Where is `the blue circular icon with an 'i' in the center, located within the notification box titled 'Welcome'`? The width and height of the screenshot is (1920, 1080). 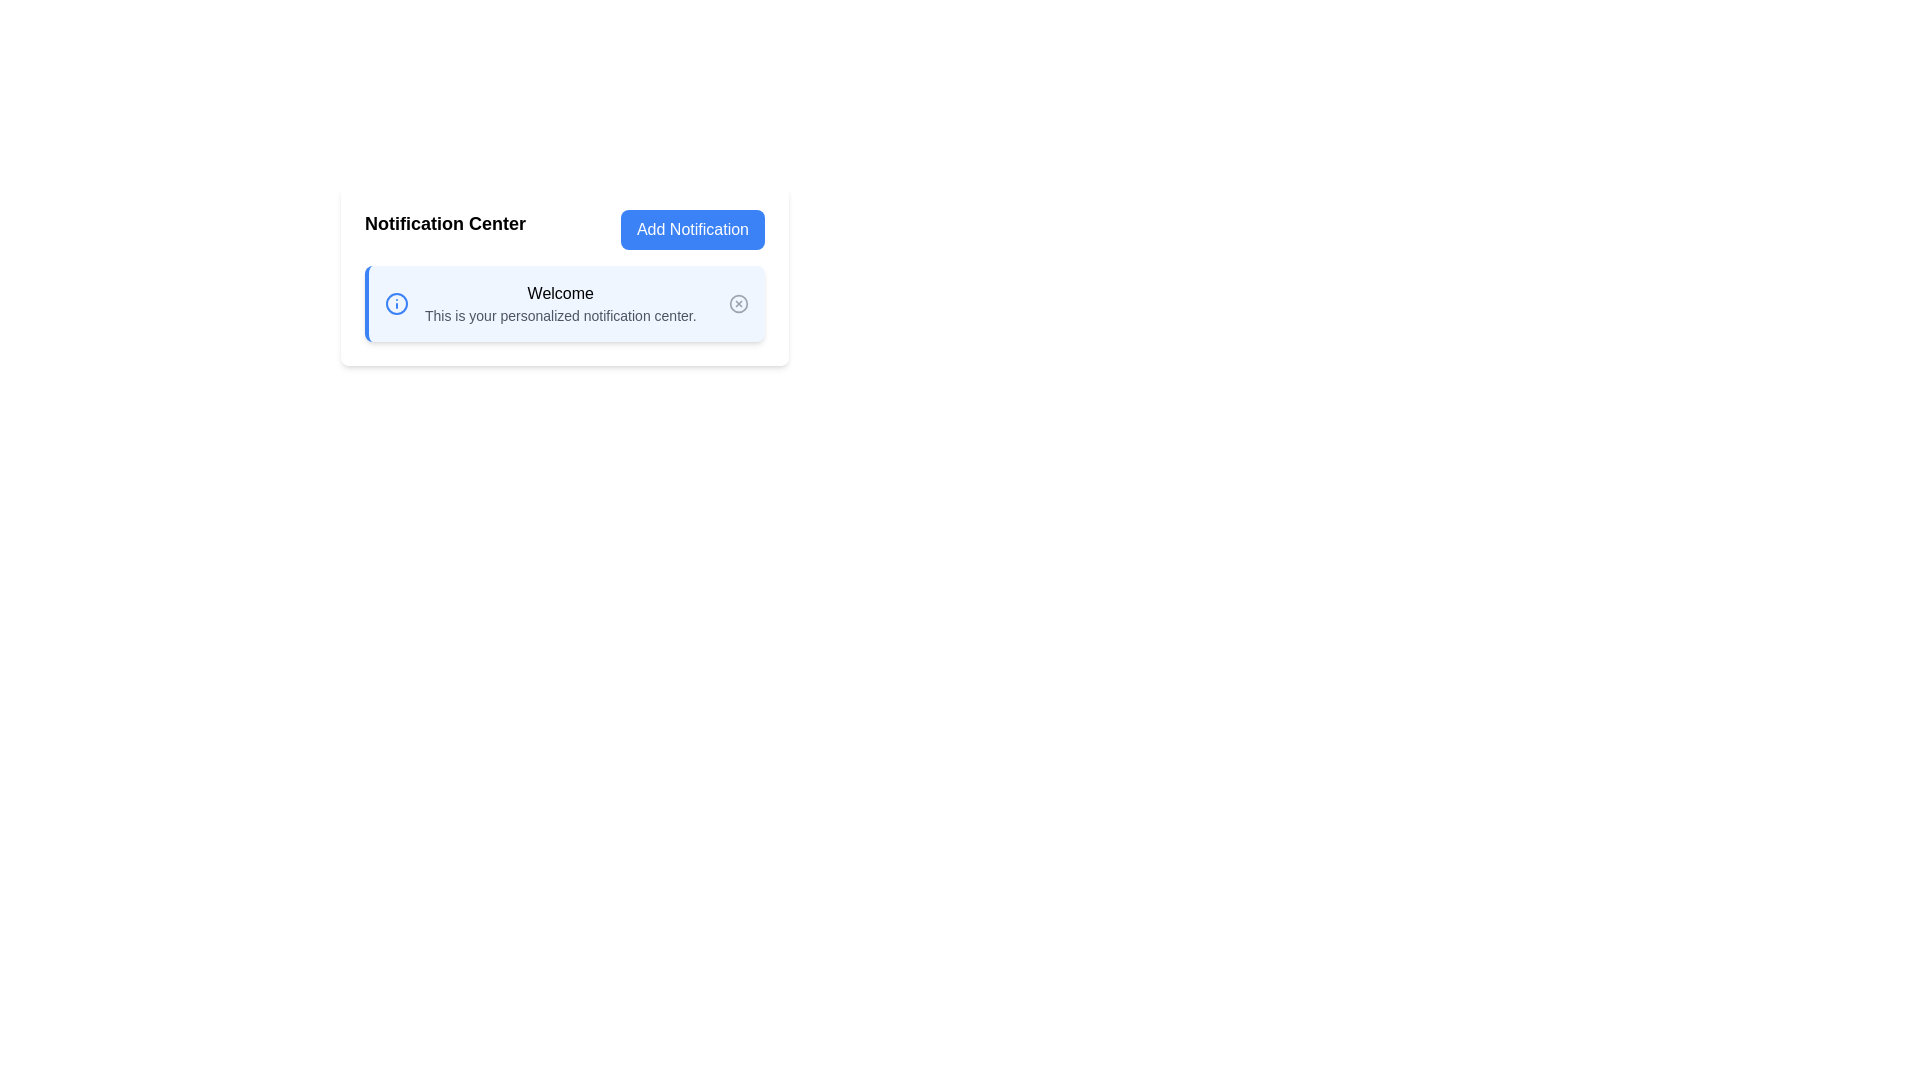 the blue circular icon with an 'i' in the center, located within the notification box titled 'Welcome' is located at coordinates (397, 304).